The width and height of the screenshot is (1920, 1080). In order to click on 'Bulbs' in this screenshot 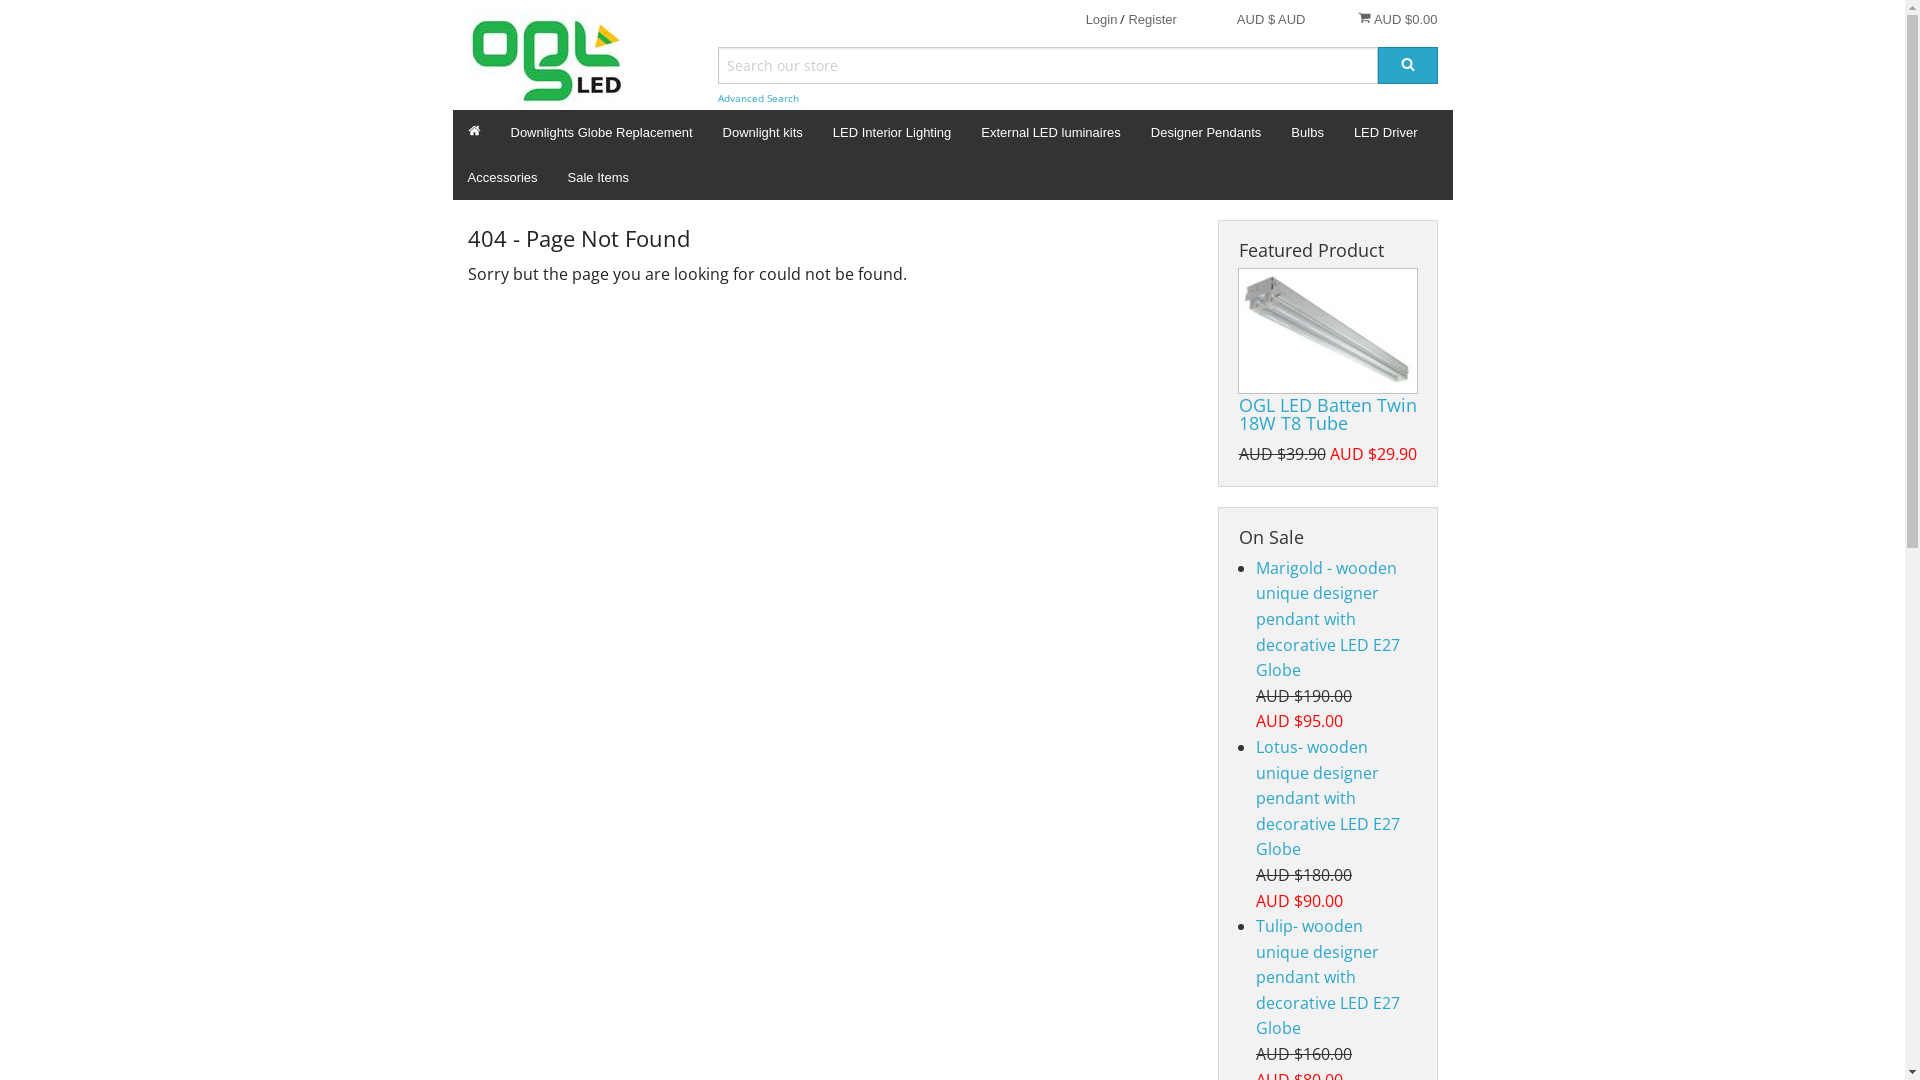, I will do `click(1307, 132)`.